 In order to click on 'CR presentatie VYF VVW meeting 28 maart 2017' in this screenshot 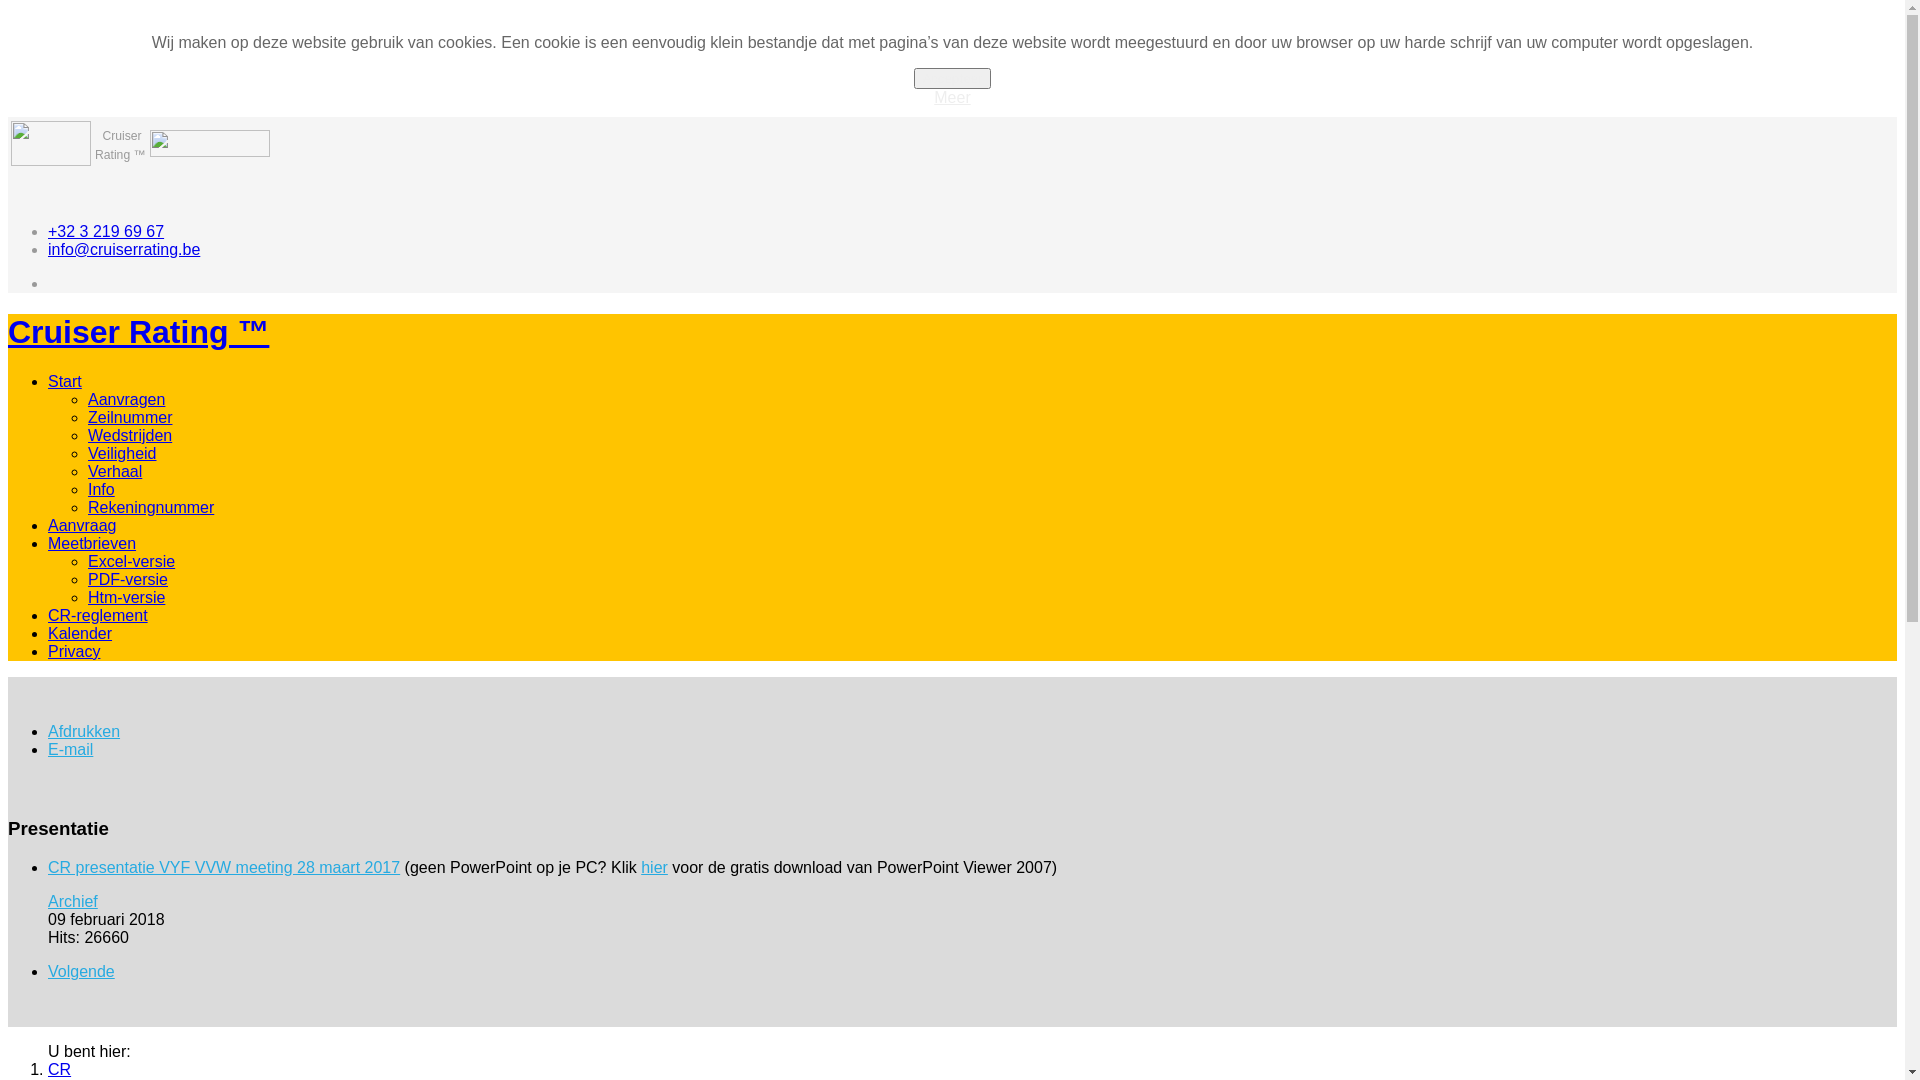, I will do `click(224, 866)`.